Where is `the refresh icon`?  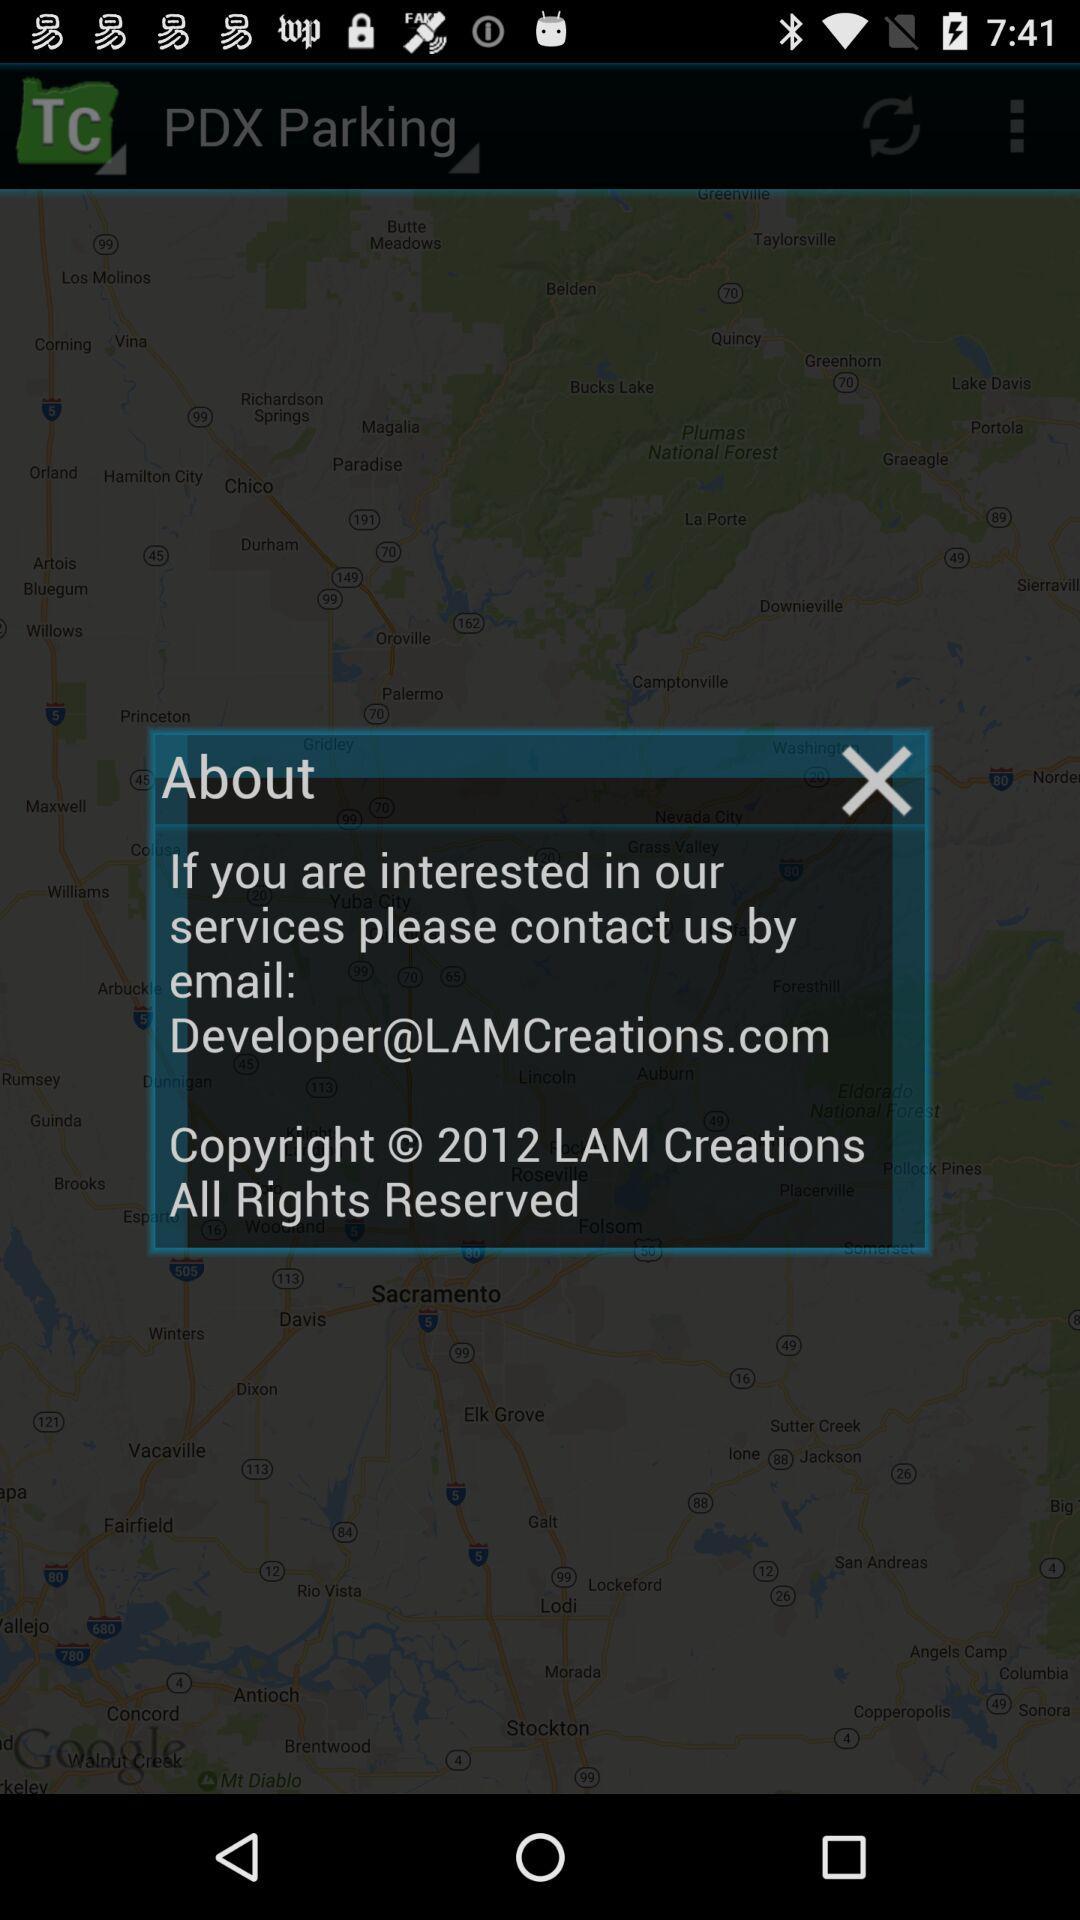
the refresh icon is located at coordinates (890, 133).